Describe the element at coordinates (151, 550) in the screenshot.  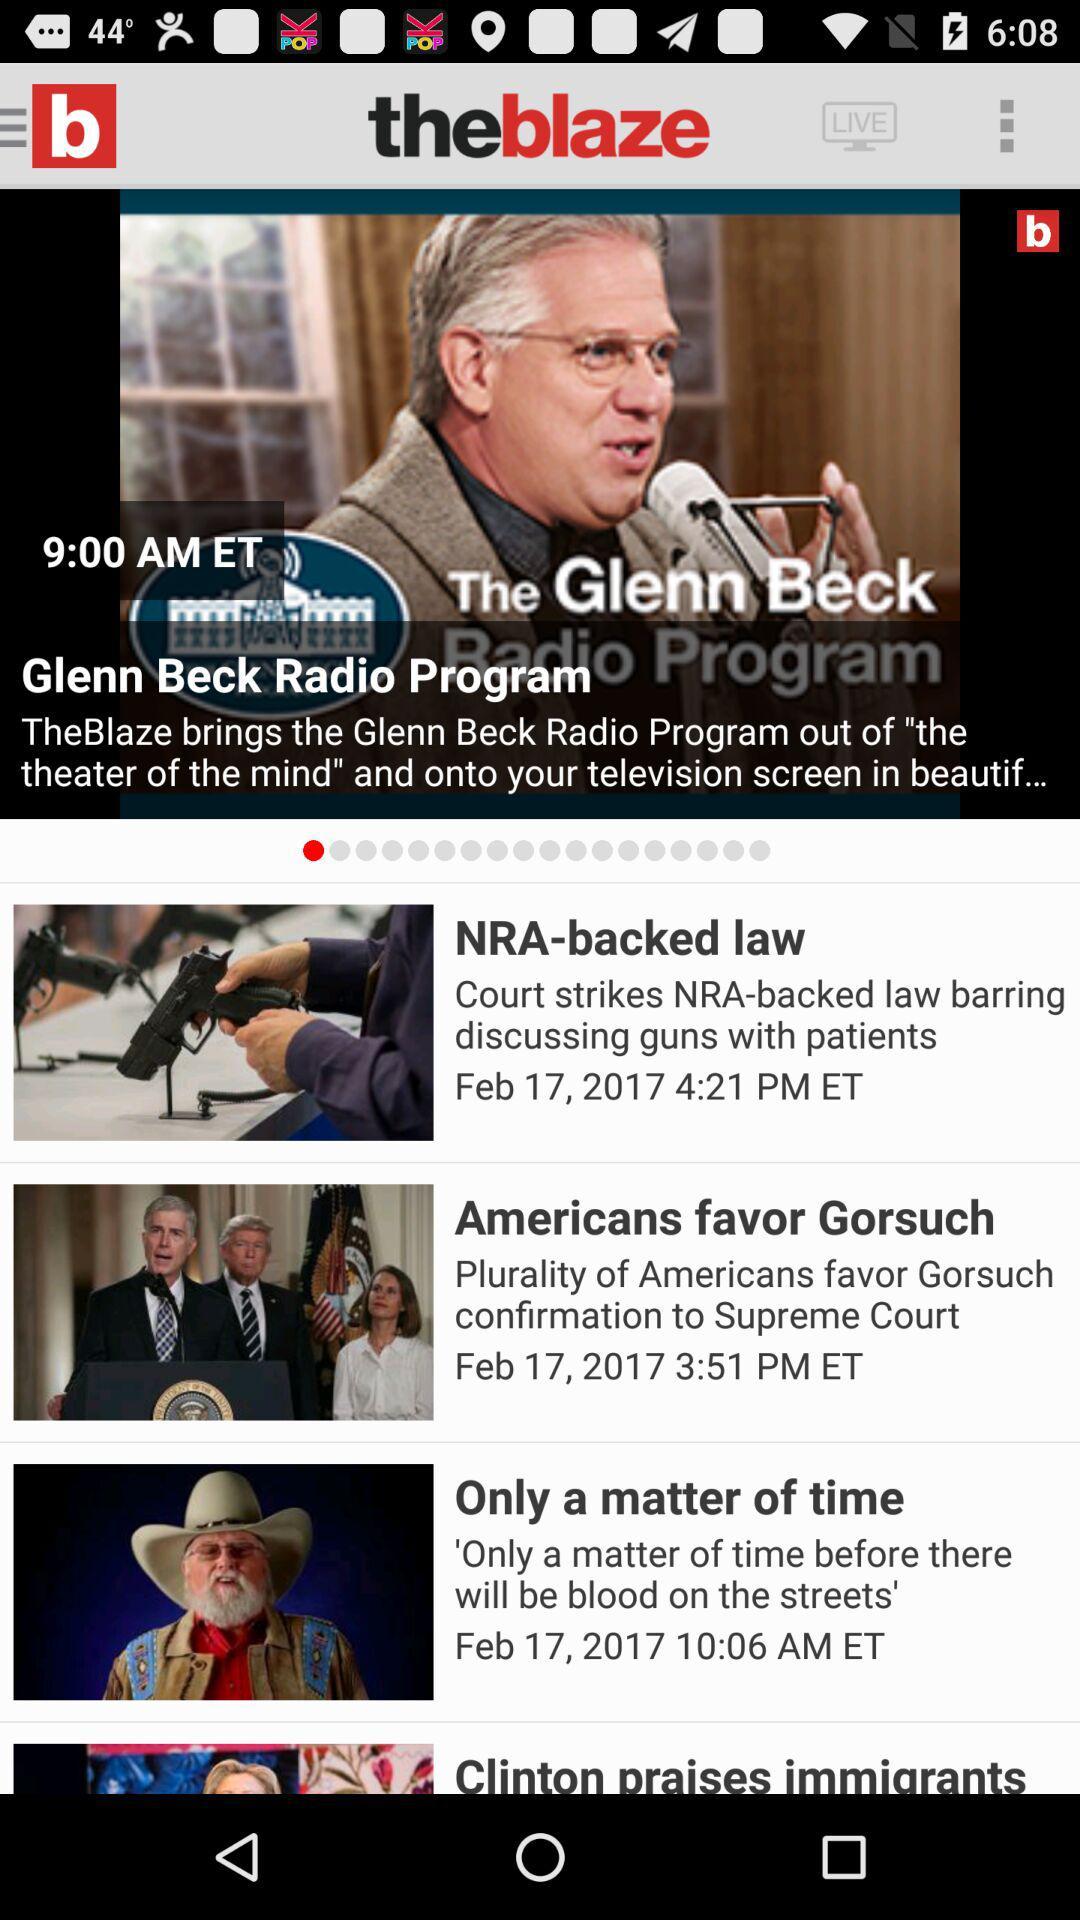
I see `9 00 am icon` at that location.